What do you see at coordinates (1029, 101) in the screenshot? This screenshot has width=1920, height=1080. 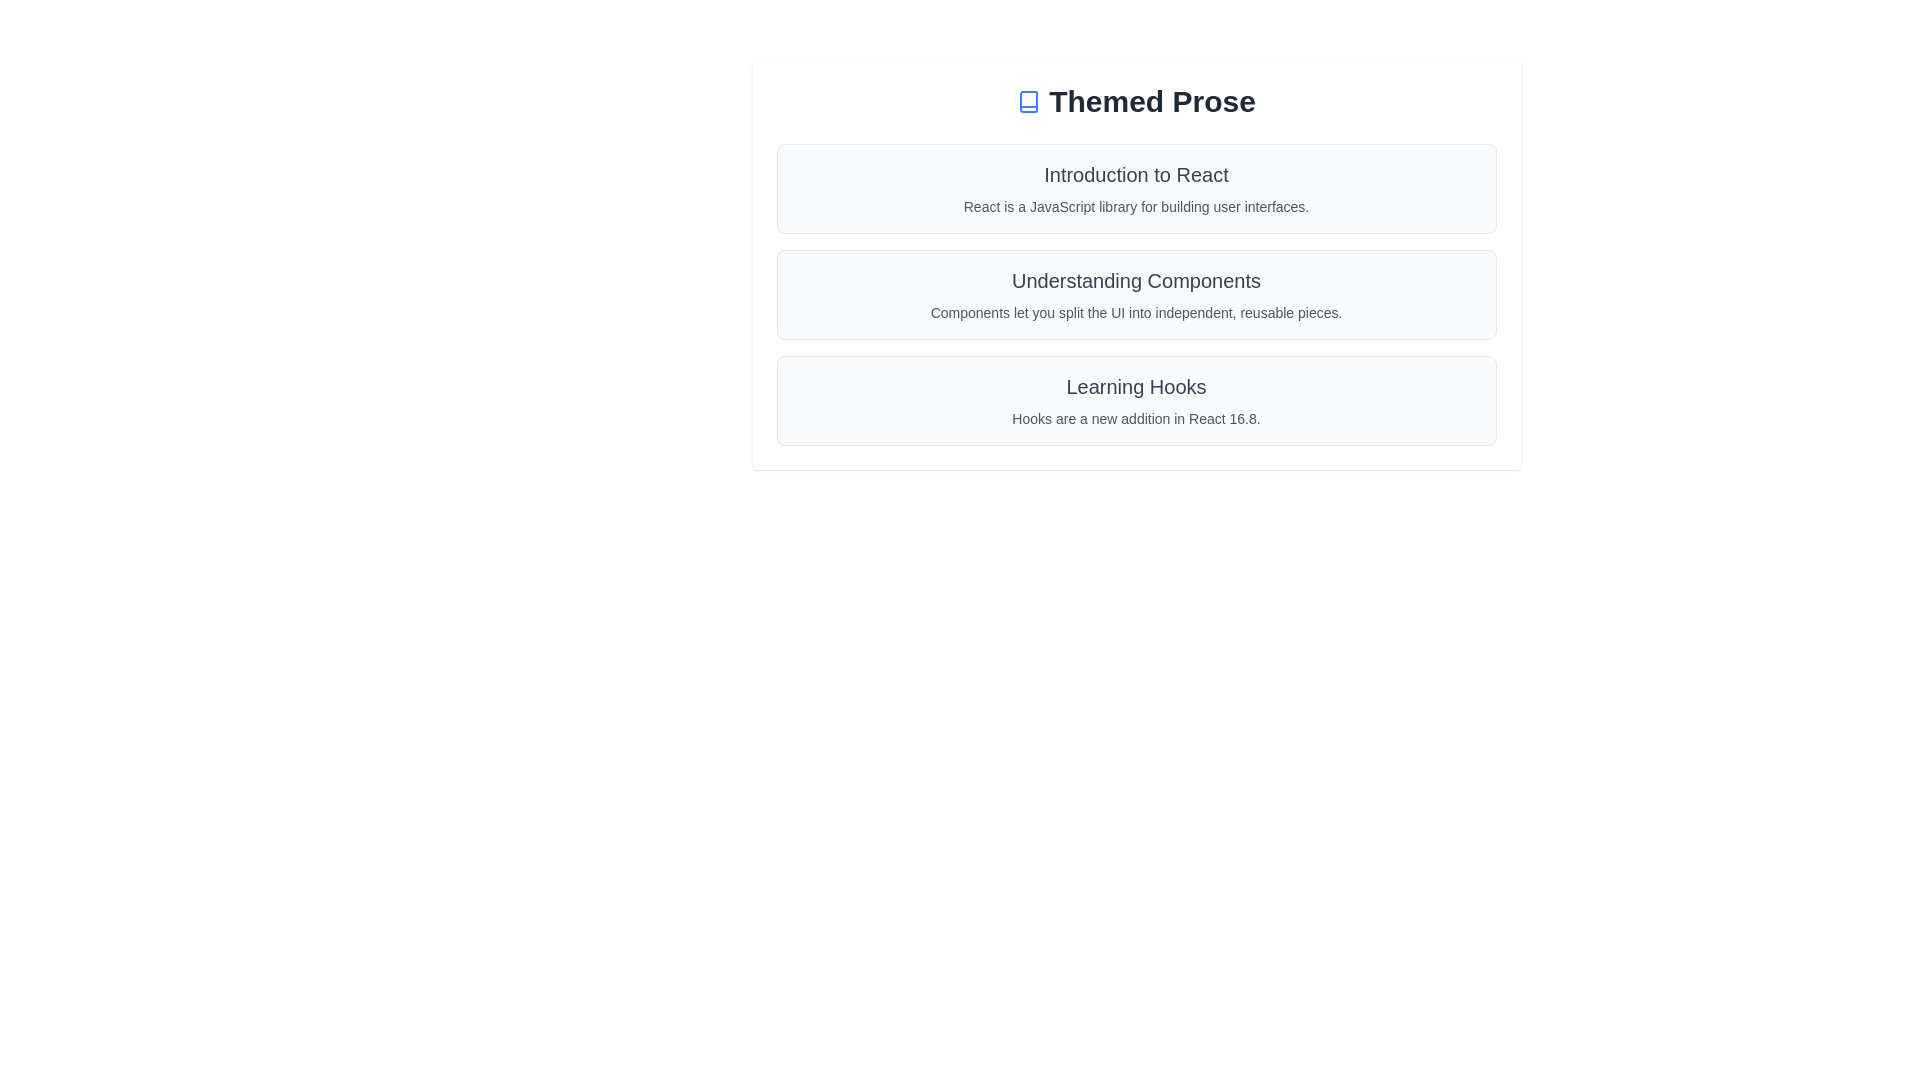 I see `the blue SVG icon resembling an open book, which is located to the left of the text 'Themed Prose'` at bounding box center [1029, 101].